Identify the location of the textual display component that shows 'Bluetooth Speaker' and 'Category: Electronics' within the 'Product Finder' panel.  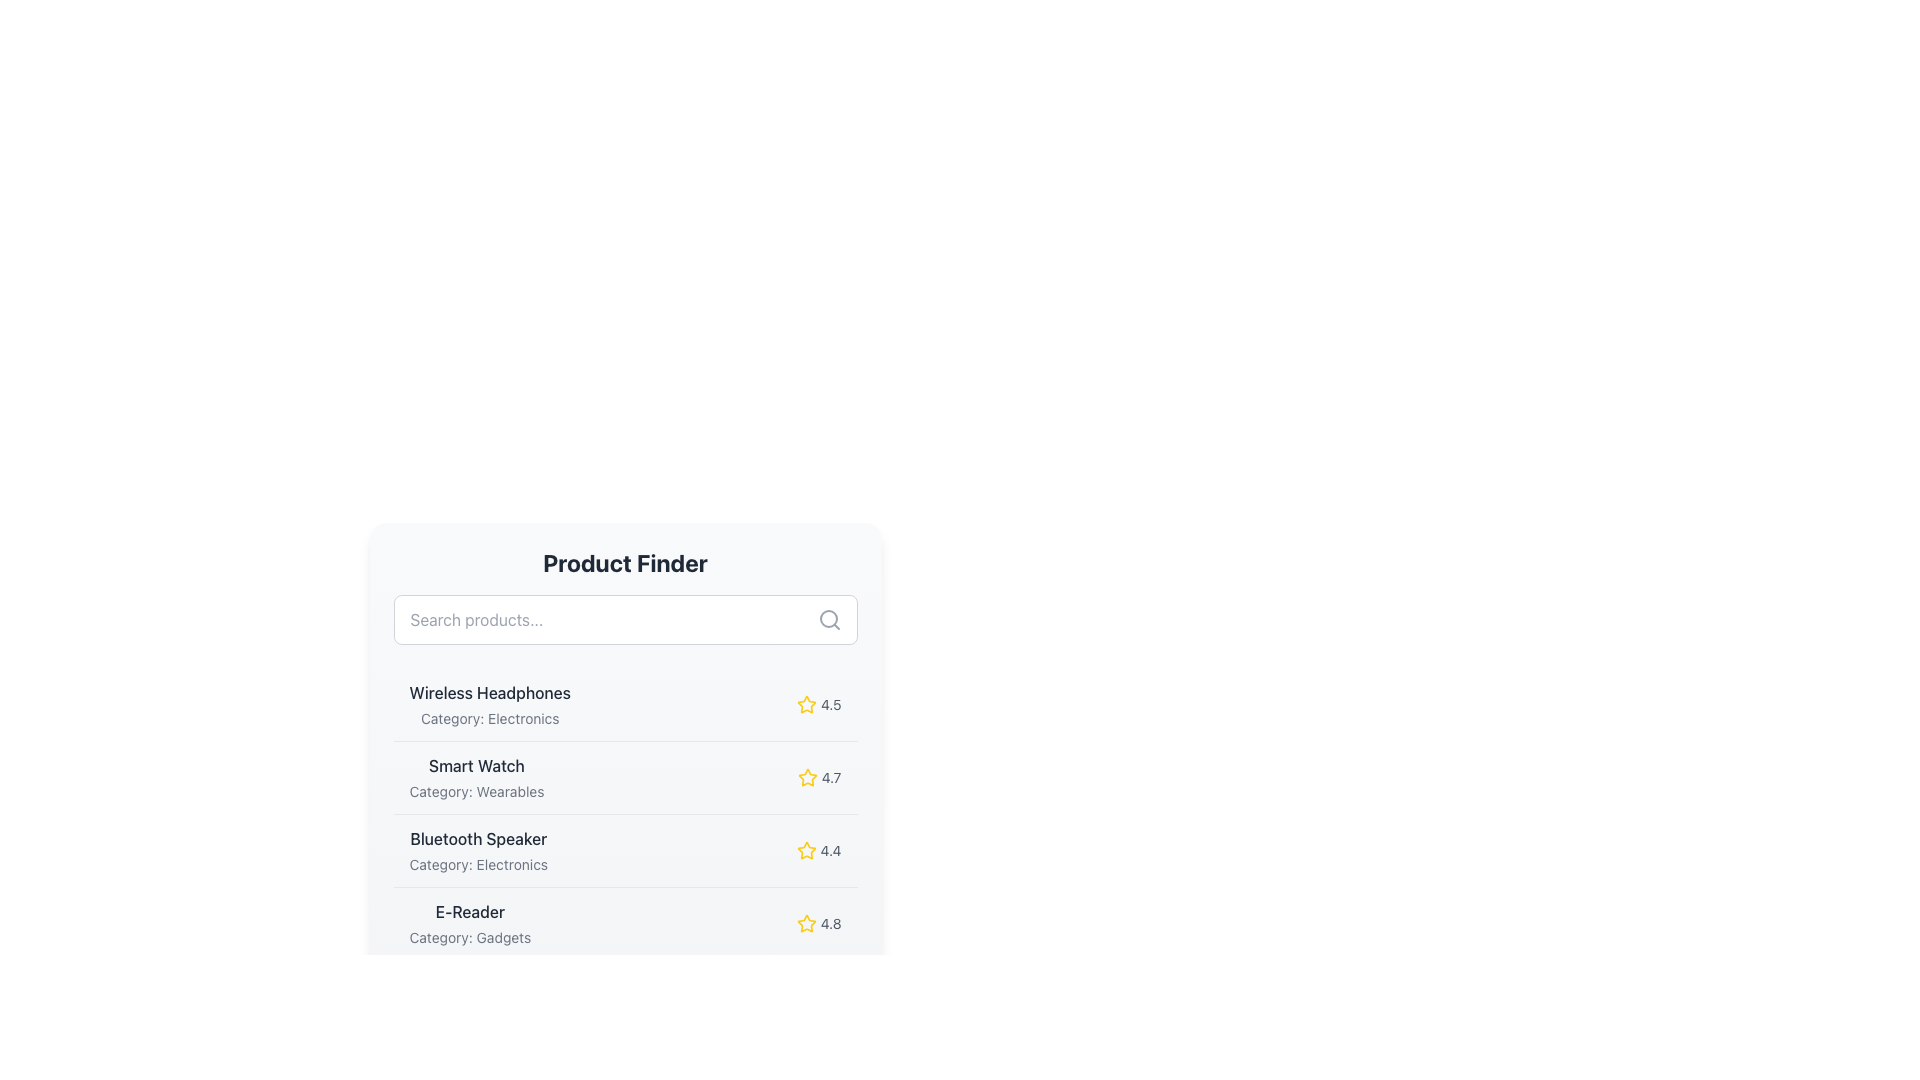
(477, 851).